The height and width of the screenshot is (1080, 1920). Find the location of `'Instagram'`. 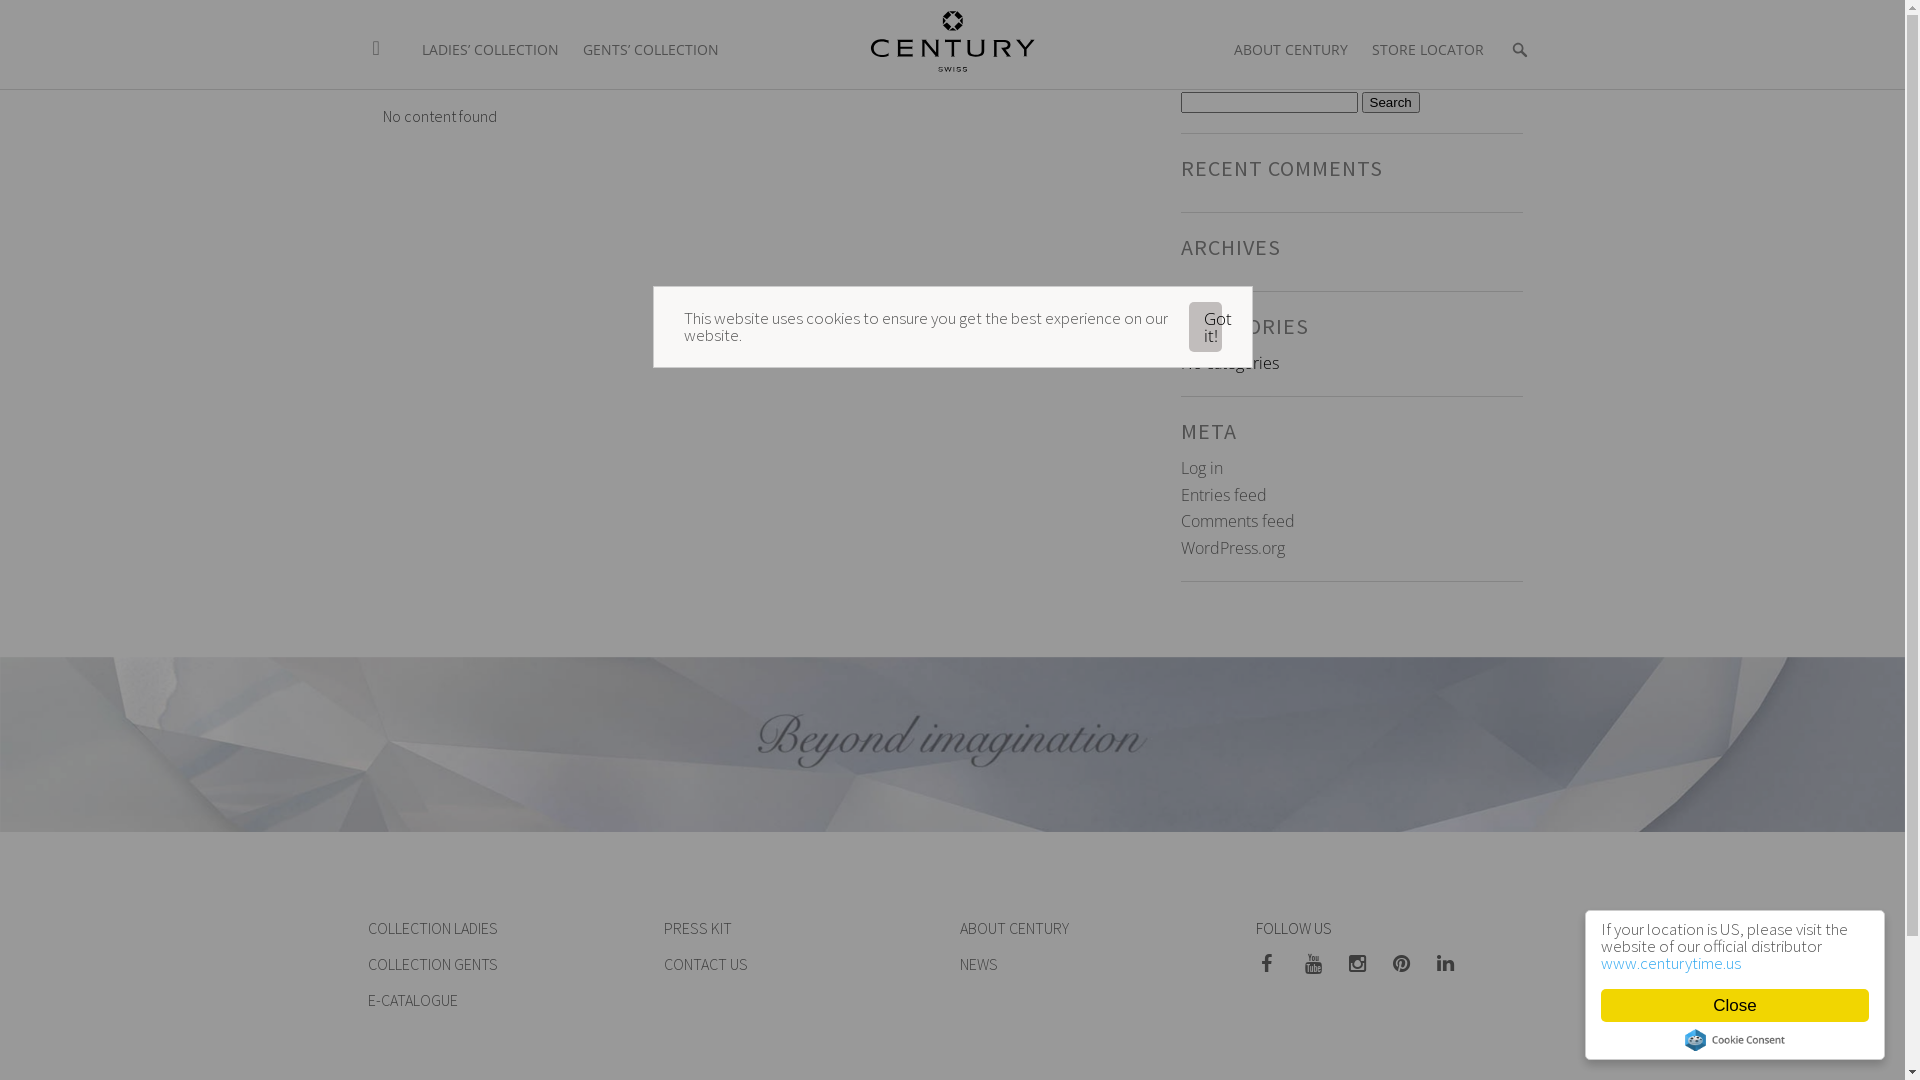

'Instagram' is located at coordinates (1344, 963).